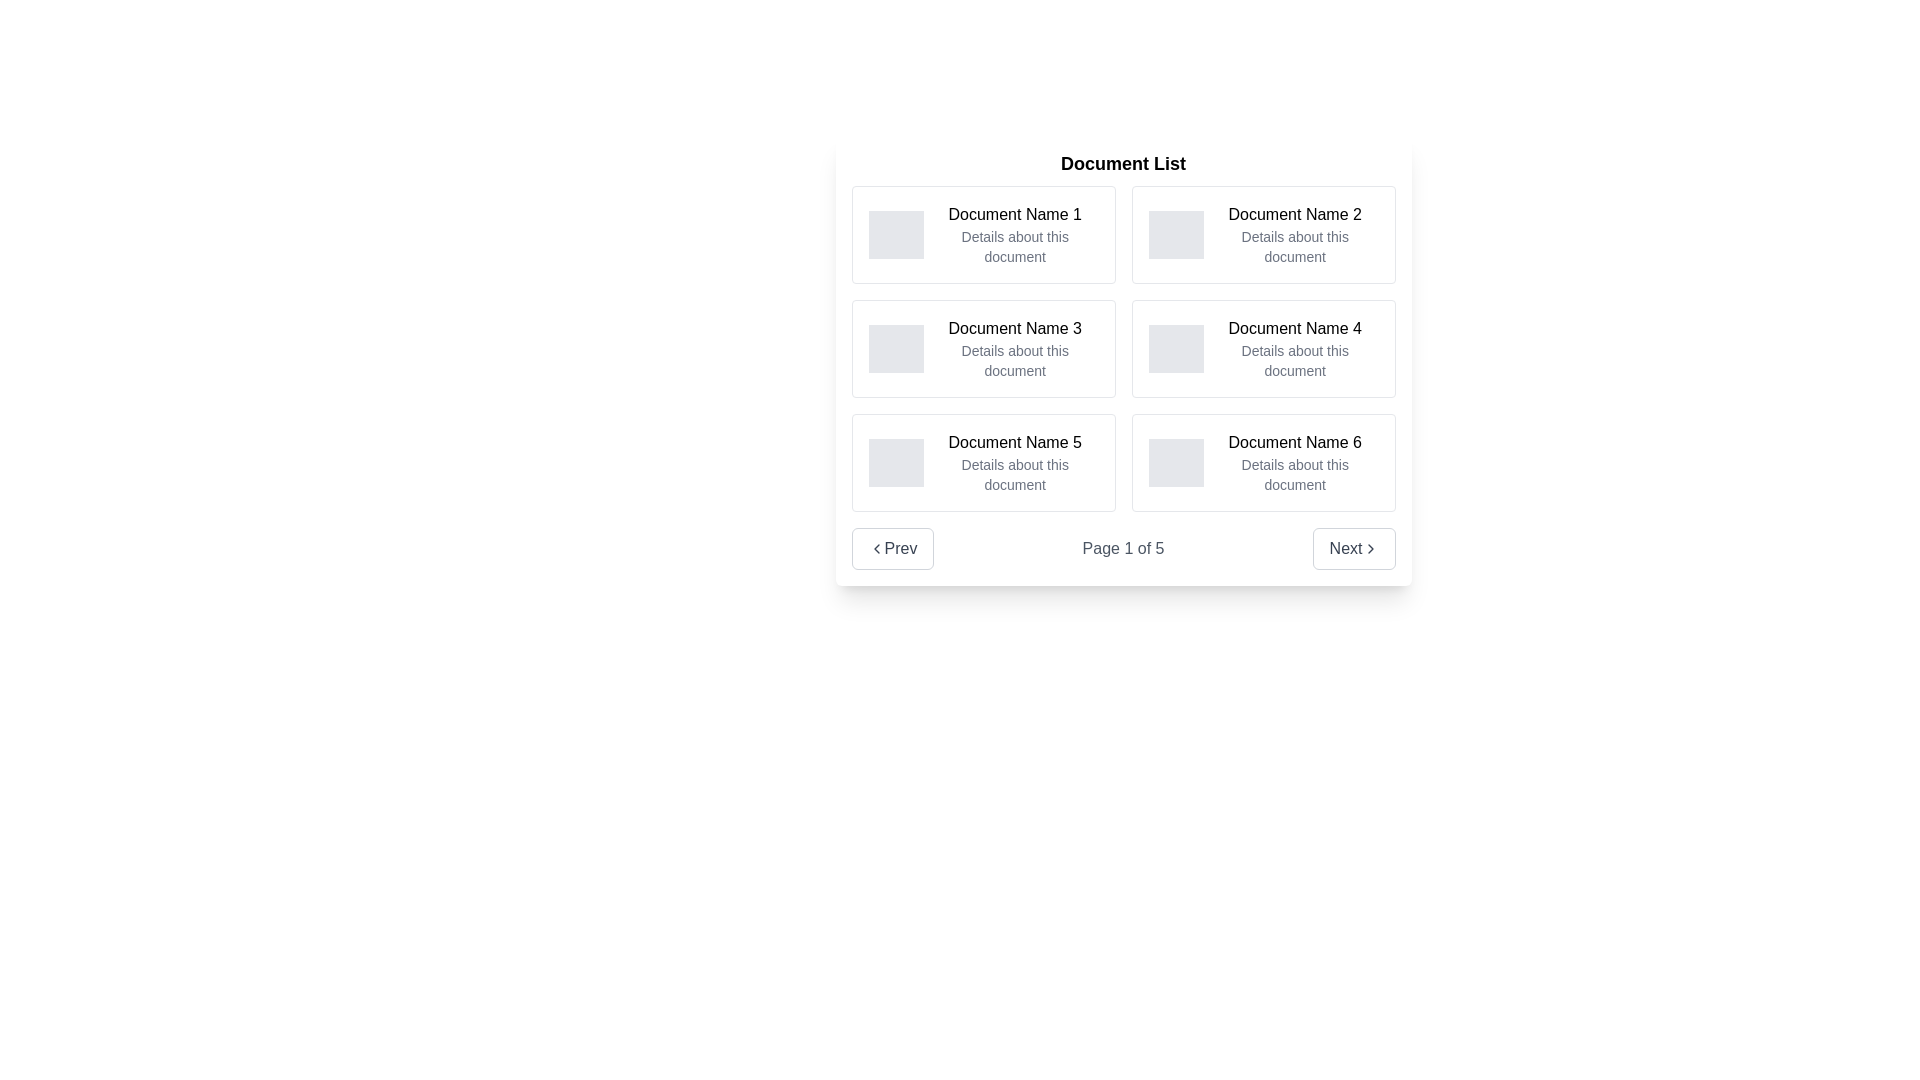 This screenshot has width=1920, height=1080. What do you see at coordinates (983, 347) in the screenshot?
I see `the third card in the grid layout containing six cards` at bounding box center [983, 347].